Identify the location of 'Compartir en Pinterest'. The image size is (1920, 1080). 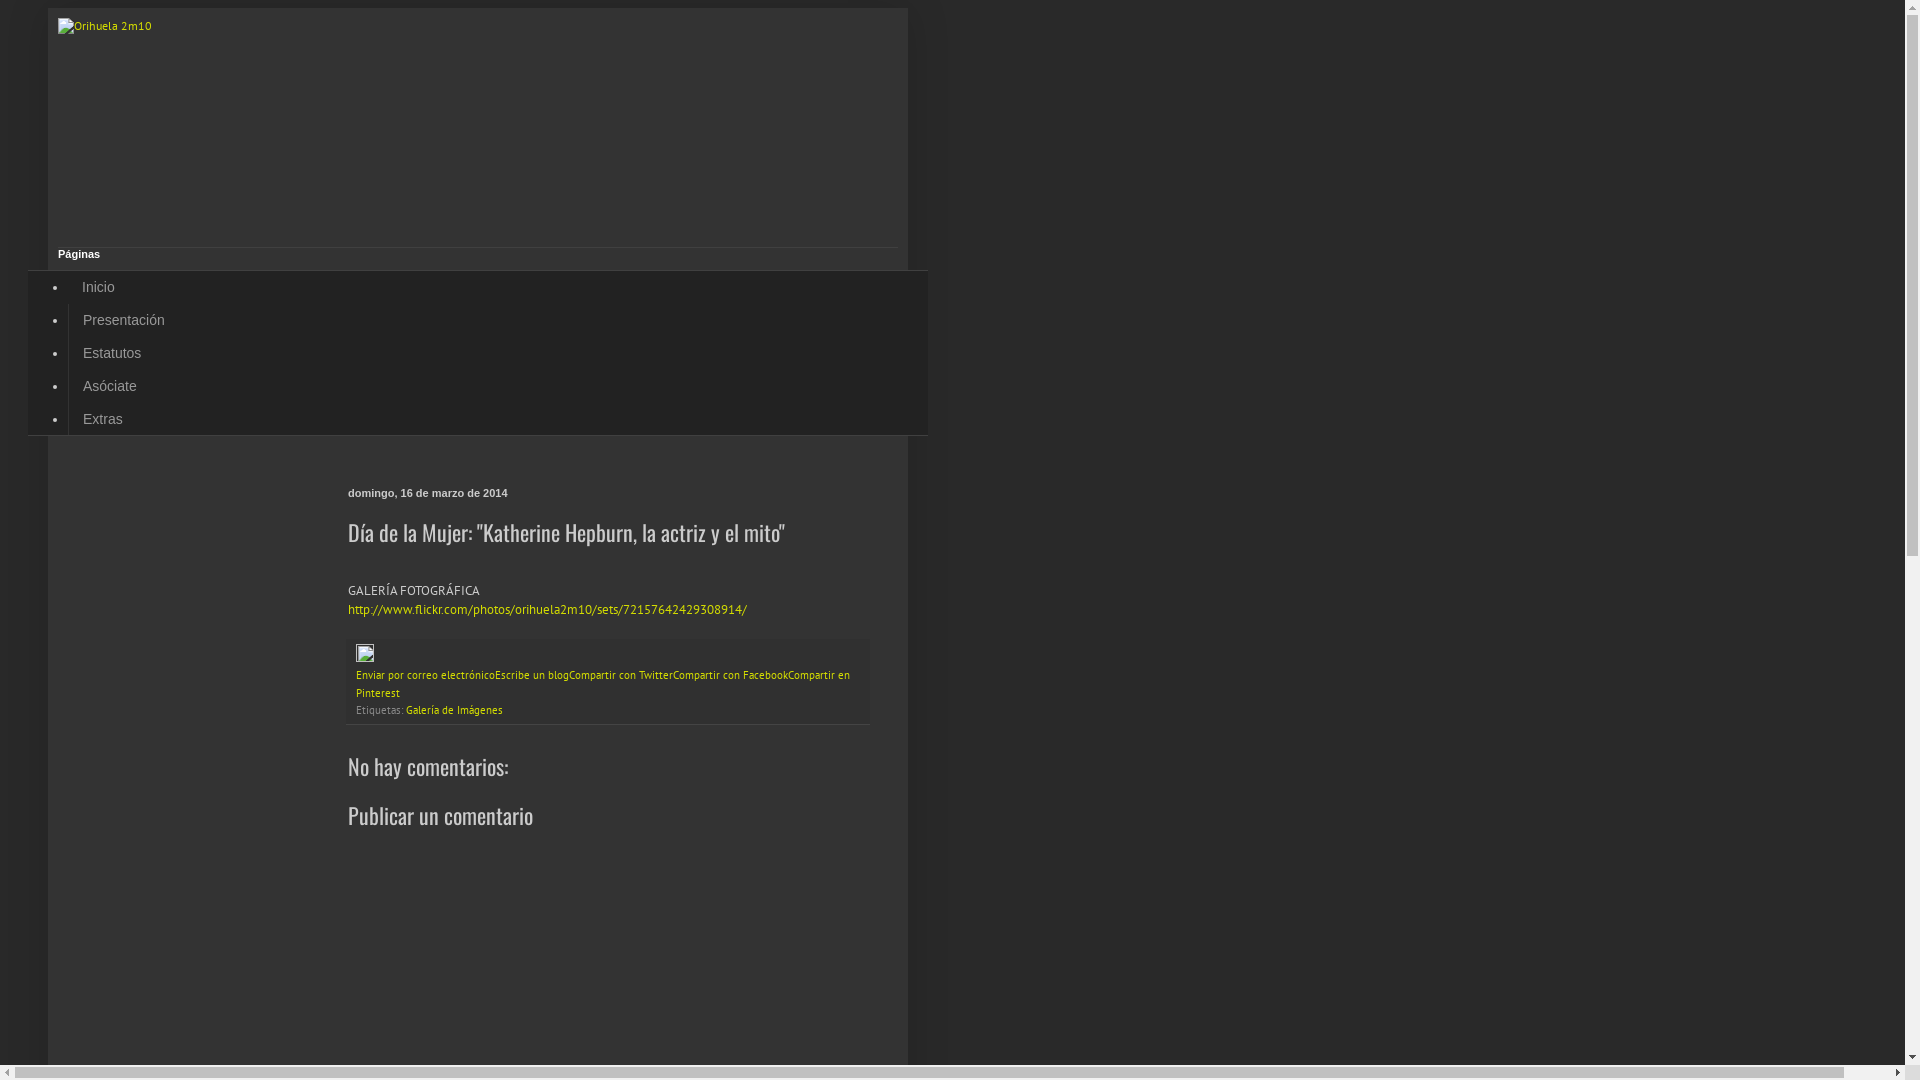
(602, 682).